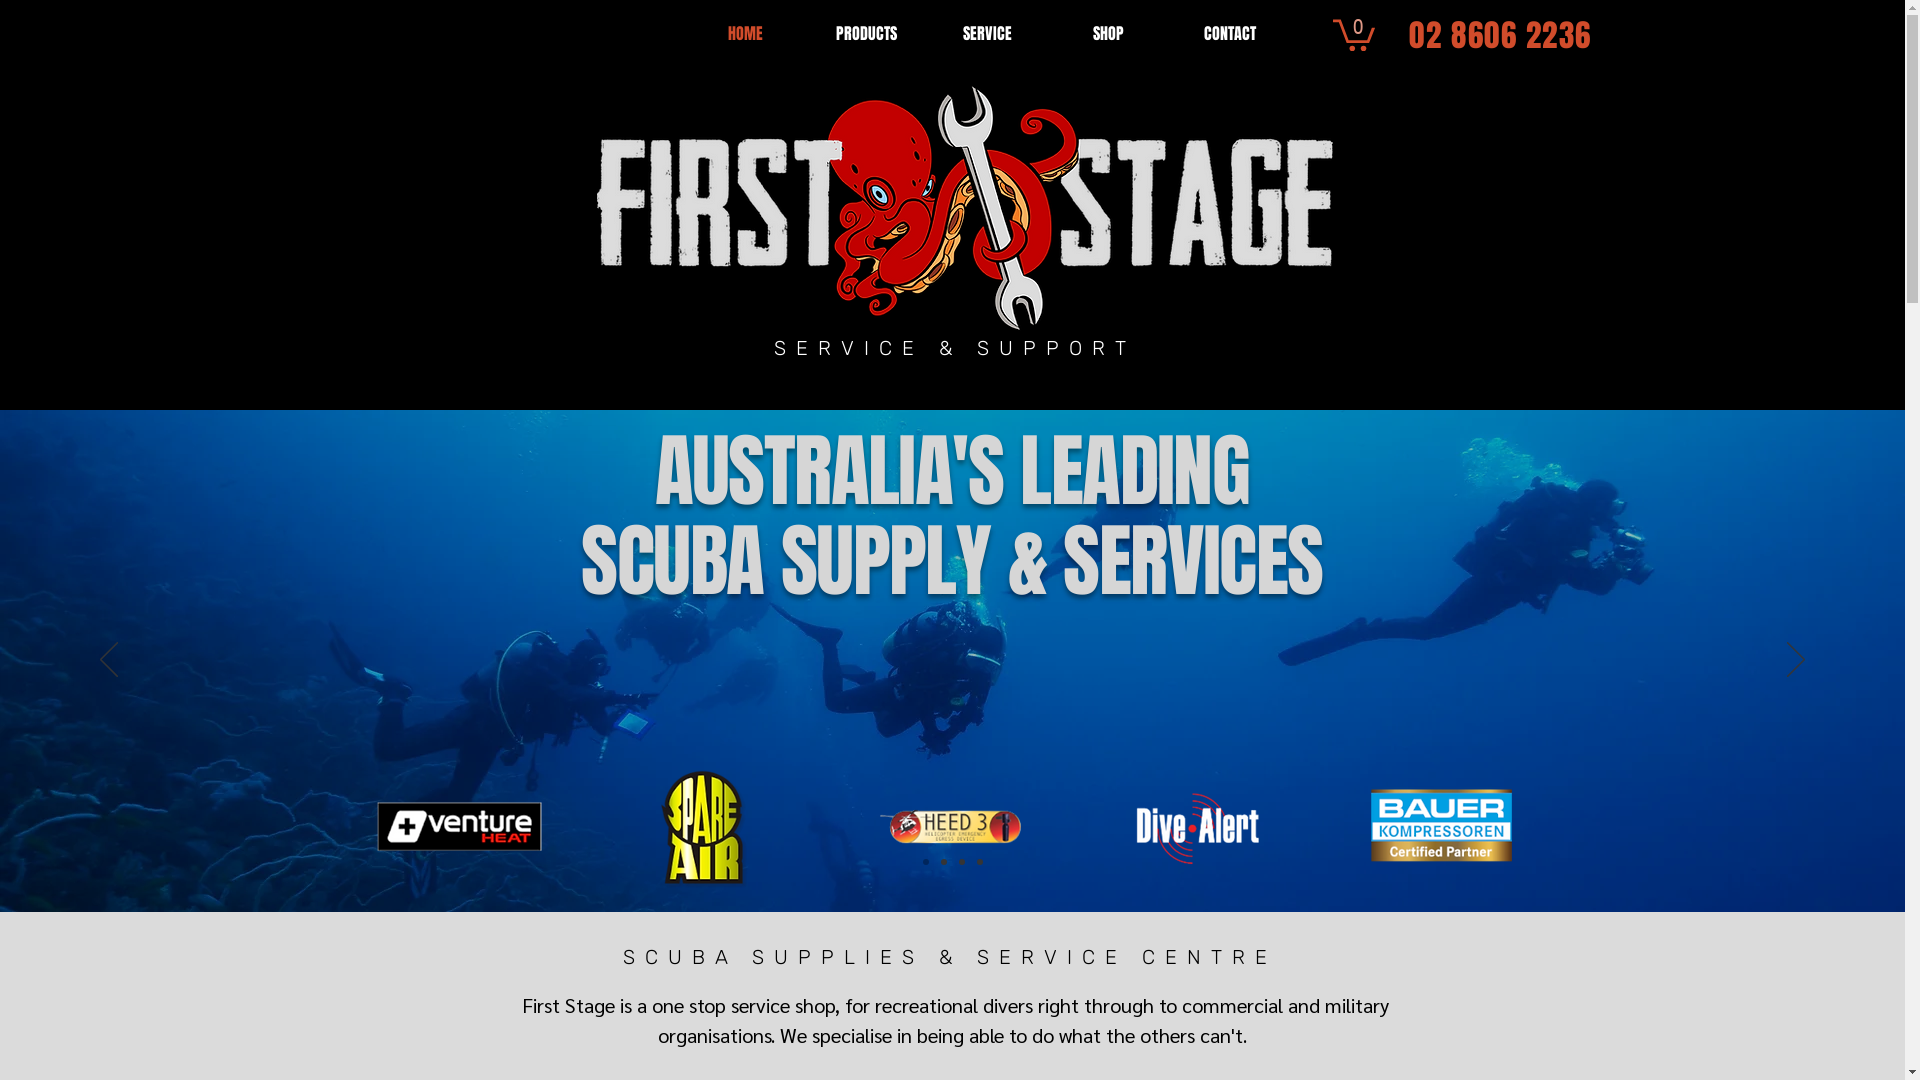  Describe the element at coordinates (866, 33) in the screenshot. I see `'PRODUCTS'` at that location.